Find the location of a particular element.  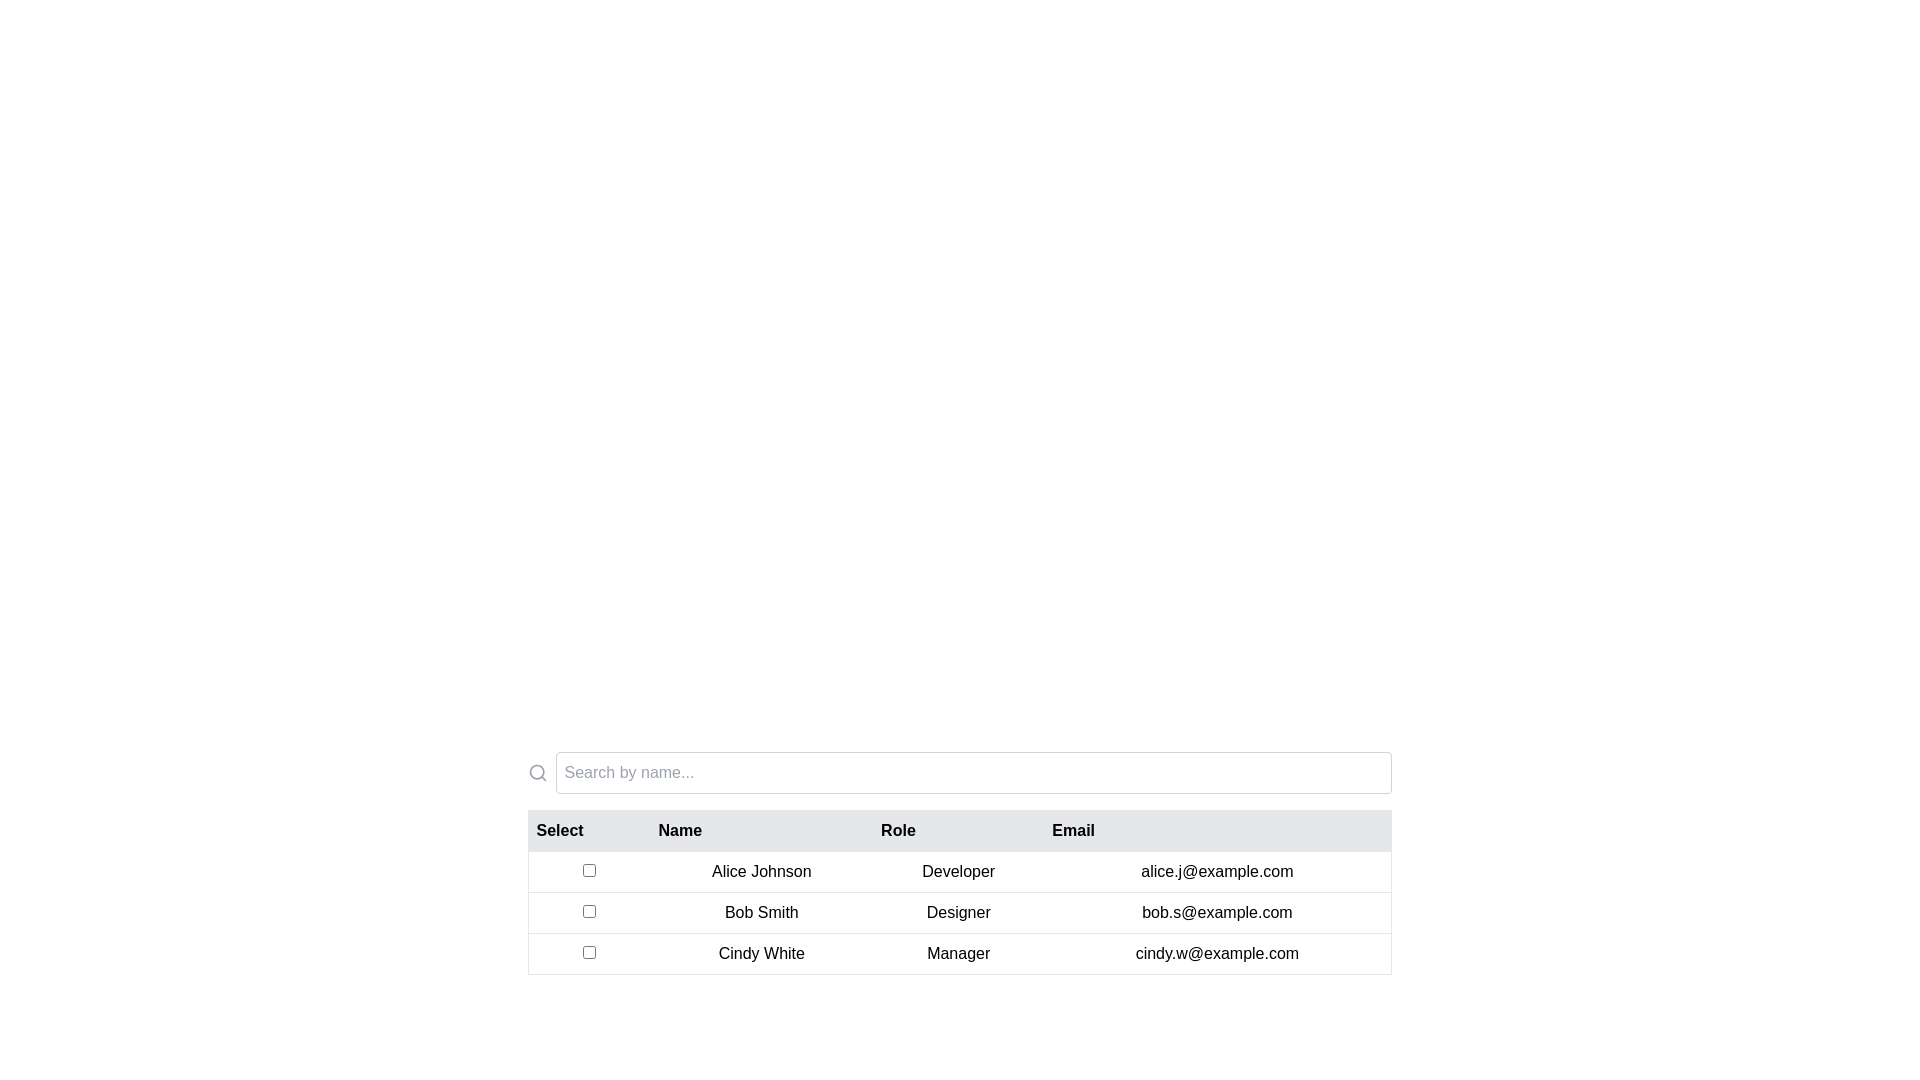

the text element displaying 'Alice Johnson' is located at coordinates (760, 870).